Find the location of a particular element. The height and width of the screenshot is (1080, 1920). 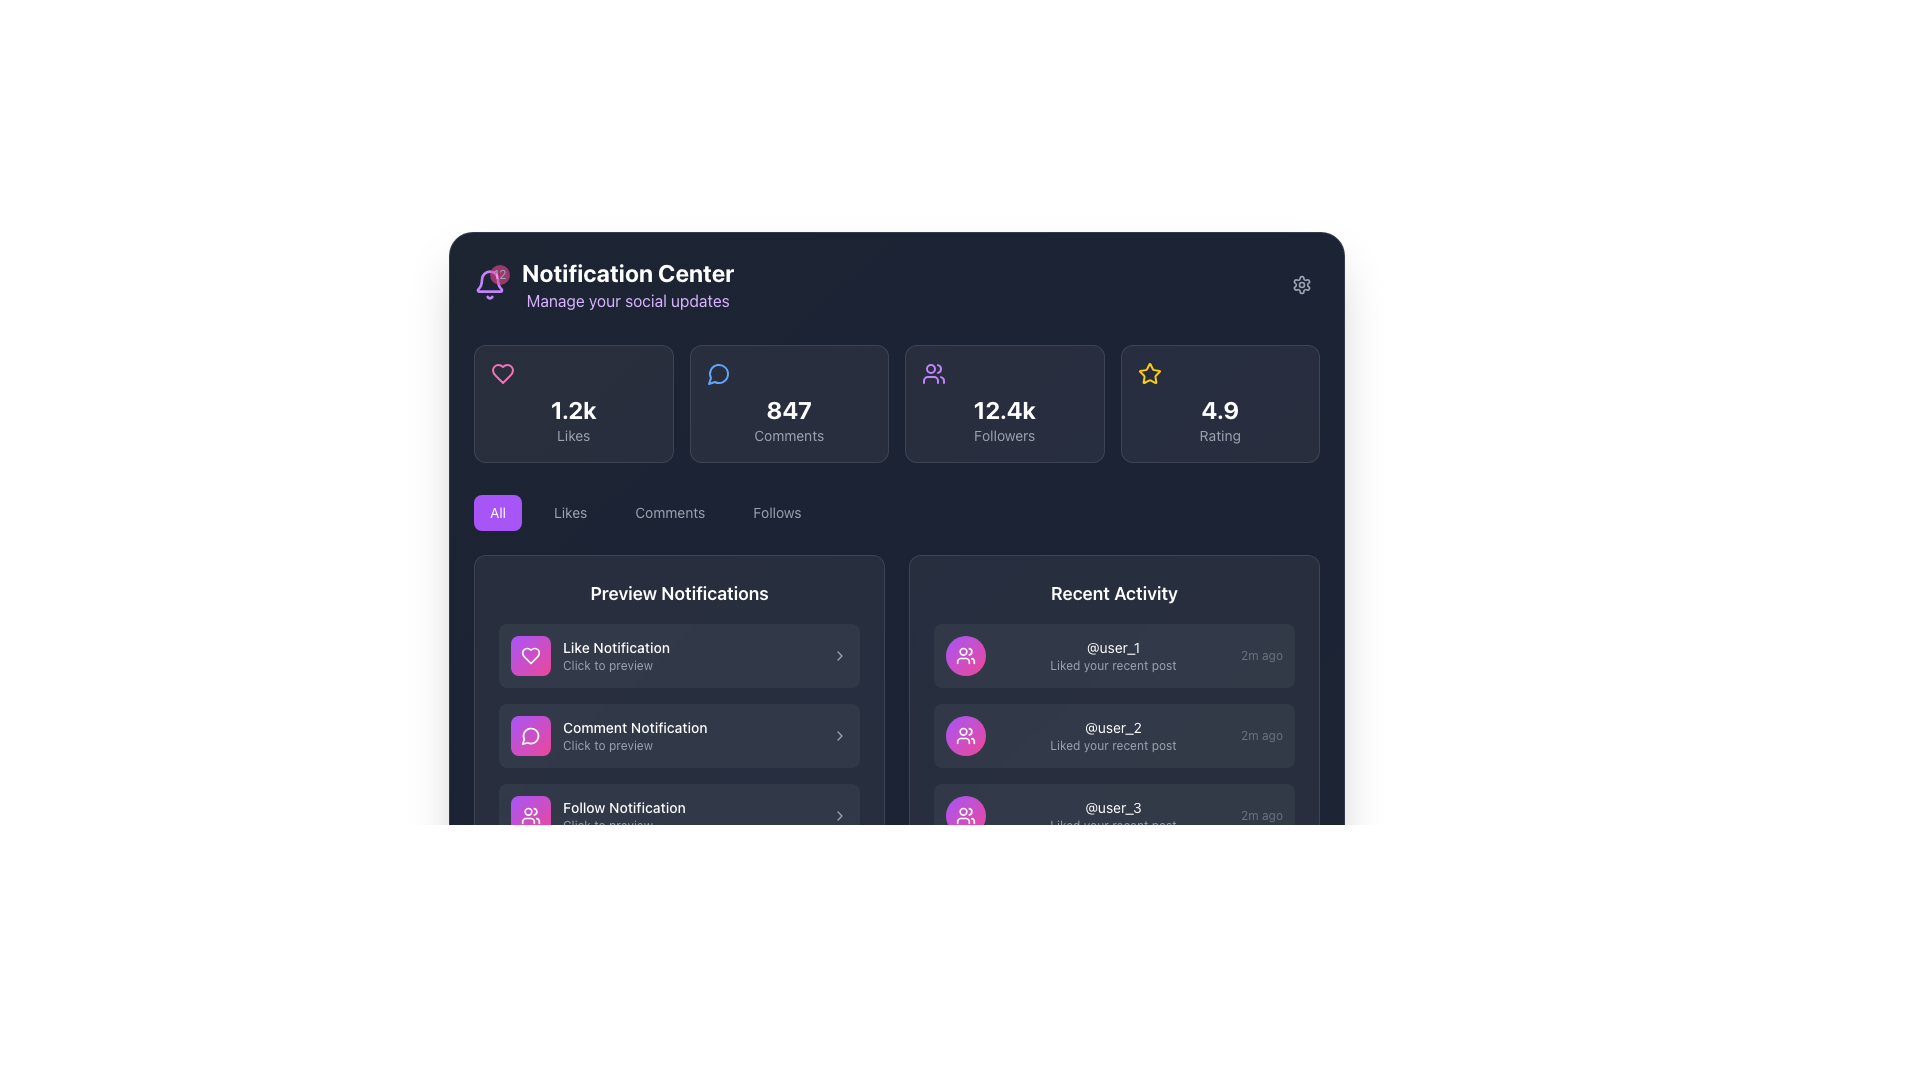

the second notification card in the 'Recent Activity' section that indicates '@user_2' liked the recipient's recent post is located at coordinates (1113, 736).